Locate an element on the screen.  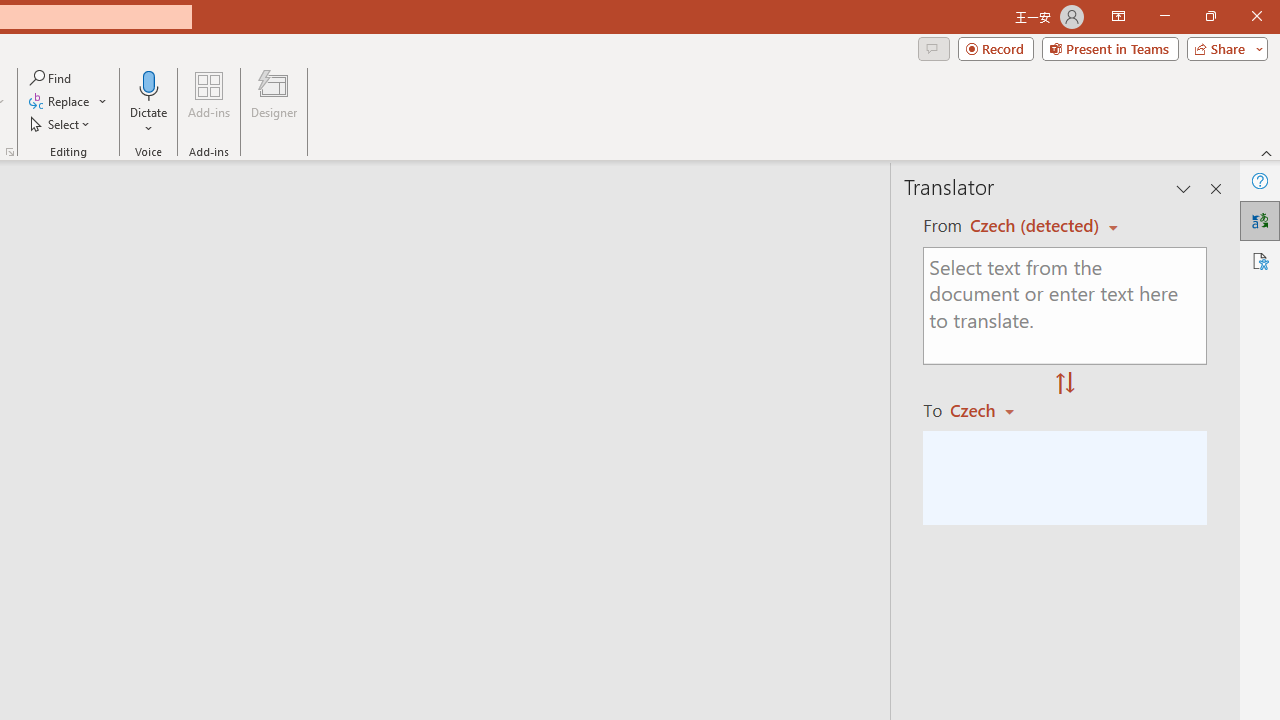
'Dictate' is located at coordinates (148, 103).